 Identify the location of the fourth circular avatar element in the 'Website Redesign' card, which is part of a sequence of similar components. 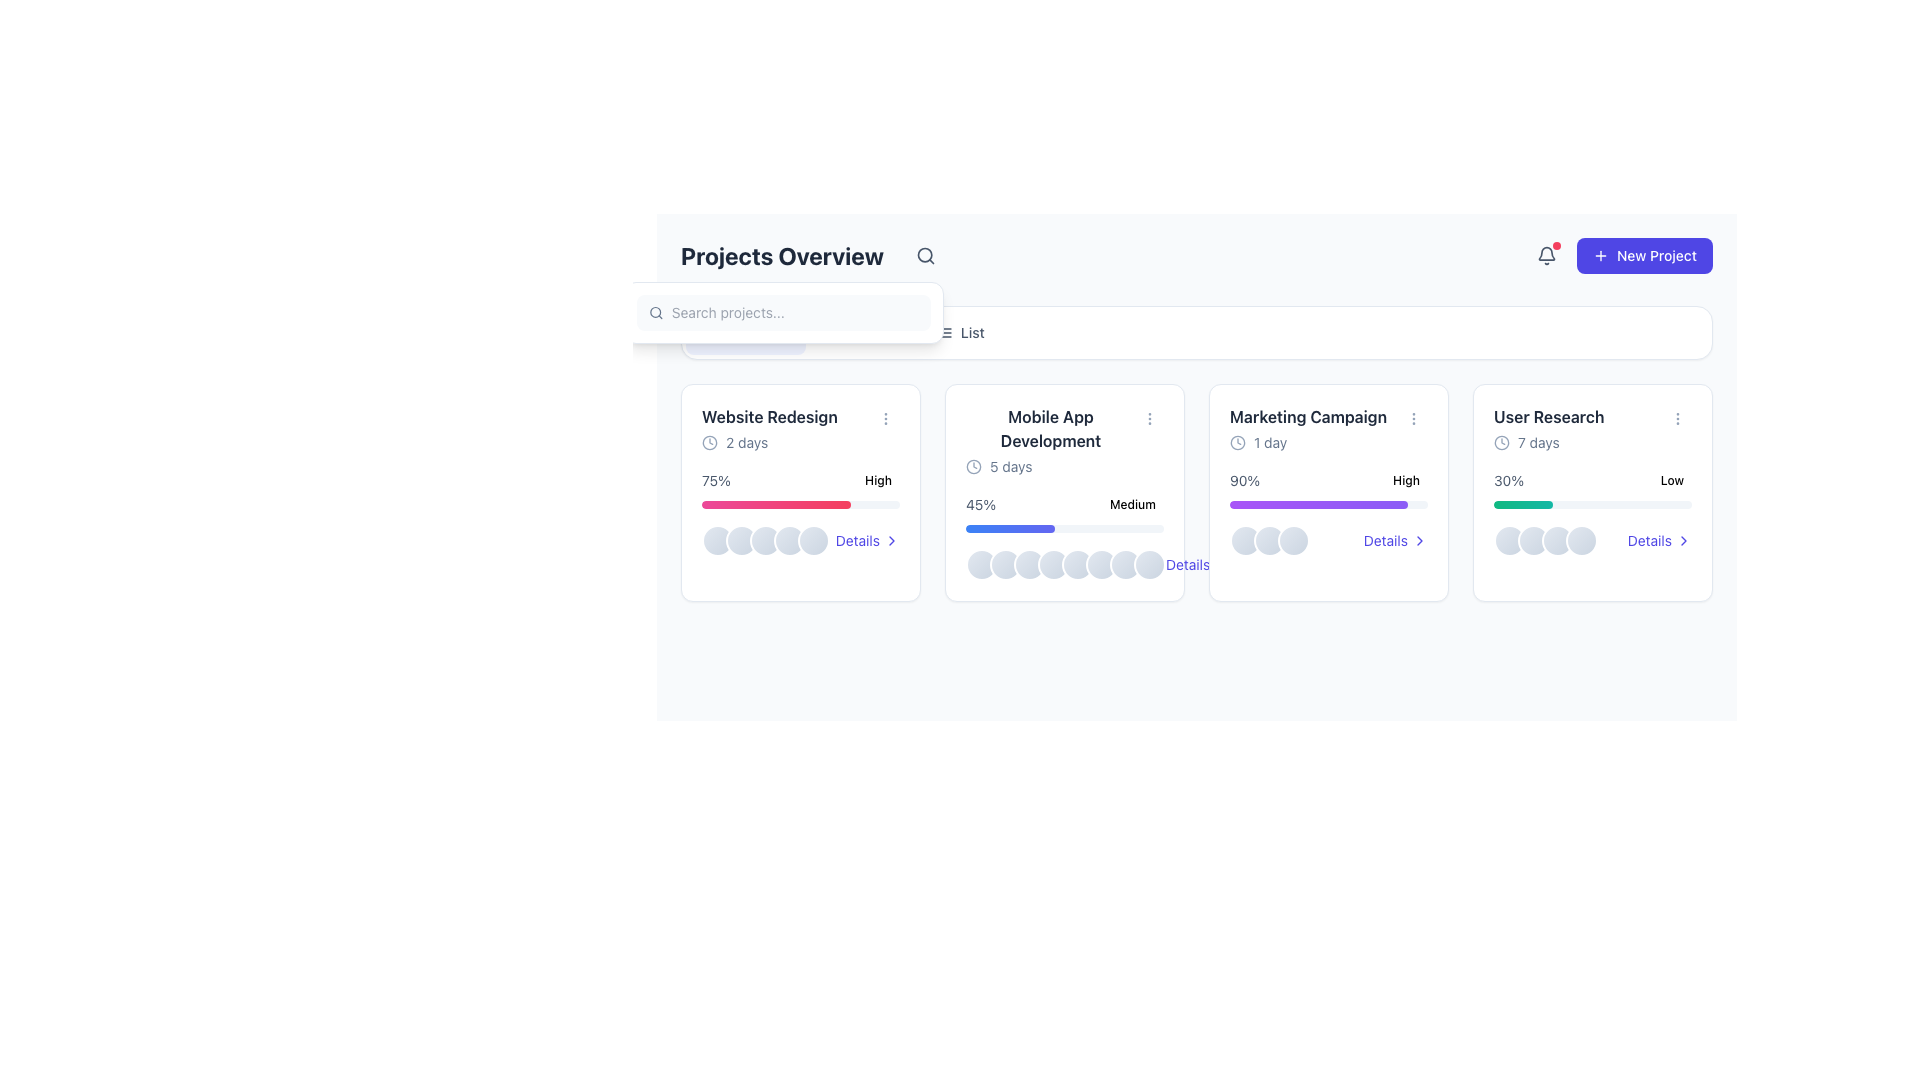
(789, 540).